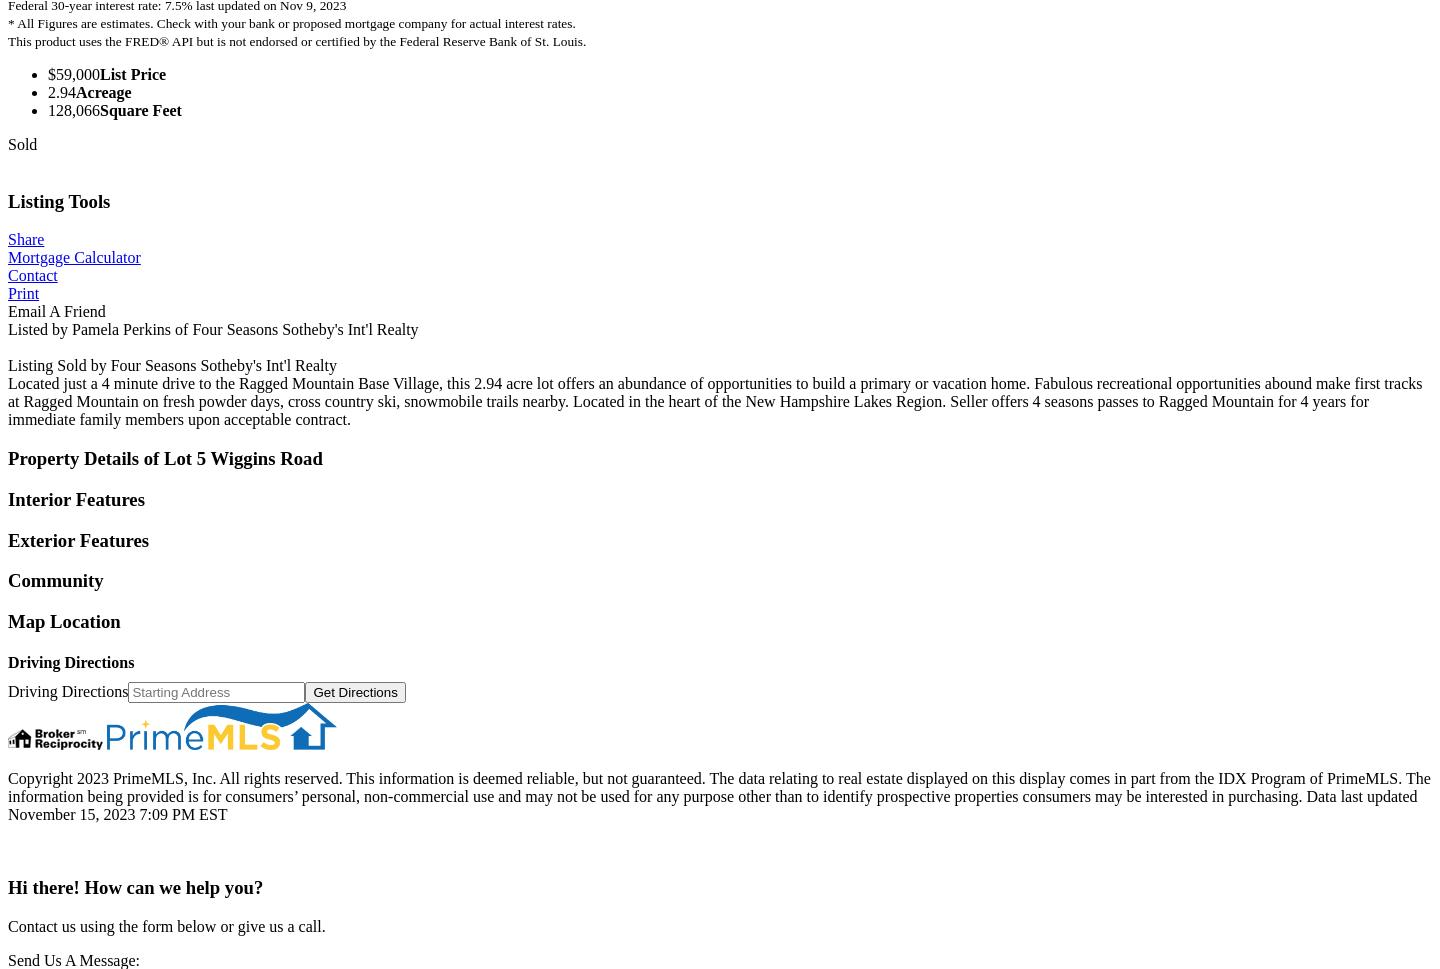  What do you see at coordinates (170, 365) in the screenshot?
I see `'Listing Sold by Four Seasons Sotheby's Int'l Realty'` at bounding box center [170, 365].